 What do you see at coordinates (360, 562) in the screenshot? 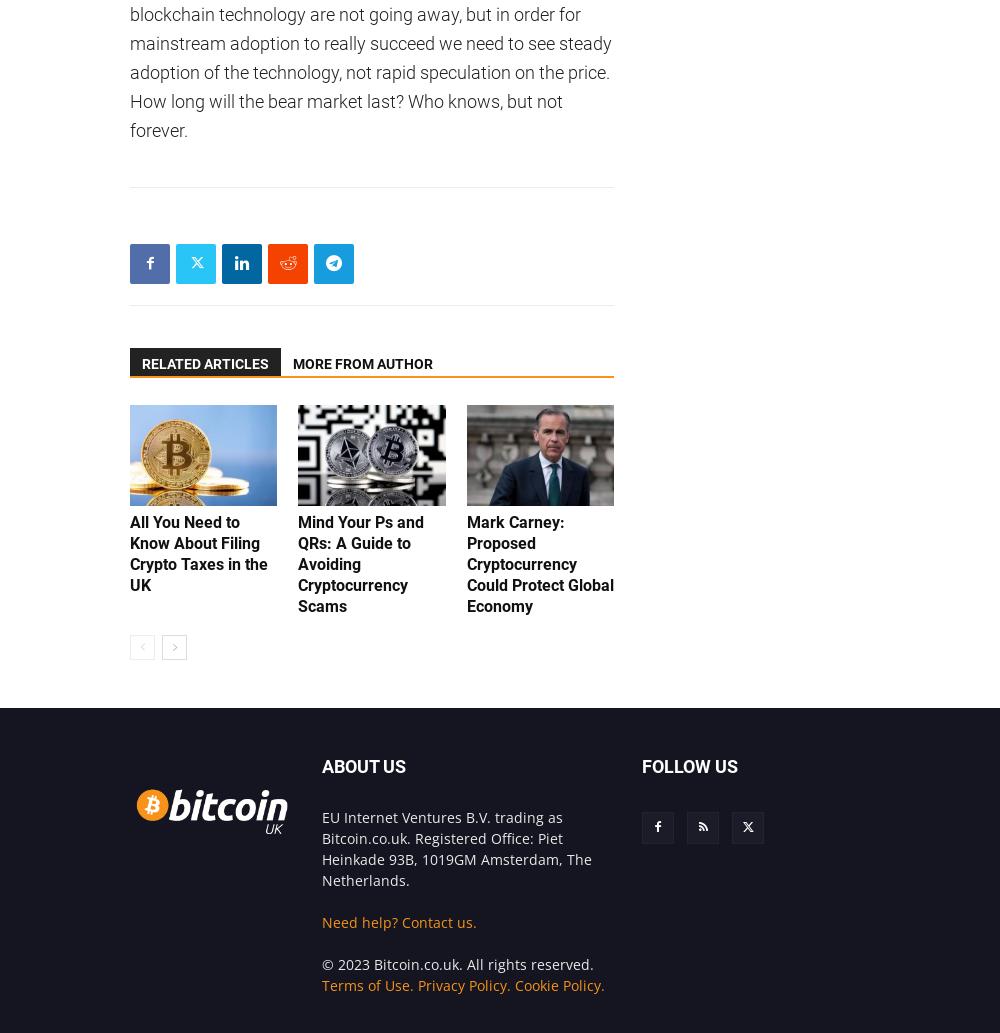
I see `'Mind Your Ps and QRs: A Guide to Avoiding Cryptocurrency Scams'` at bounding box center [360, 562].